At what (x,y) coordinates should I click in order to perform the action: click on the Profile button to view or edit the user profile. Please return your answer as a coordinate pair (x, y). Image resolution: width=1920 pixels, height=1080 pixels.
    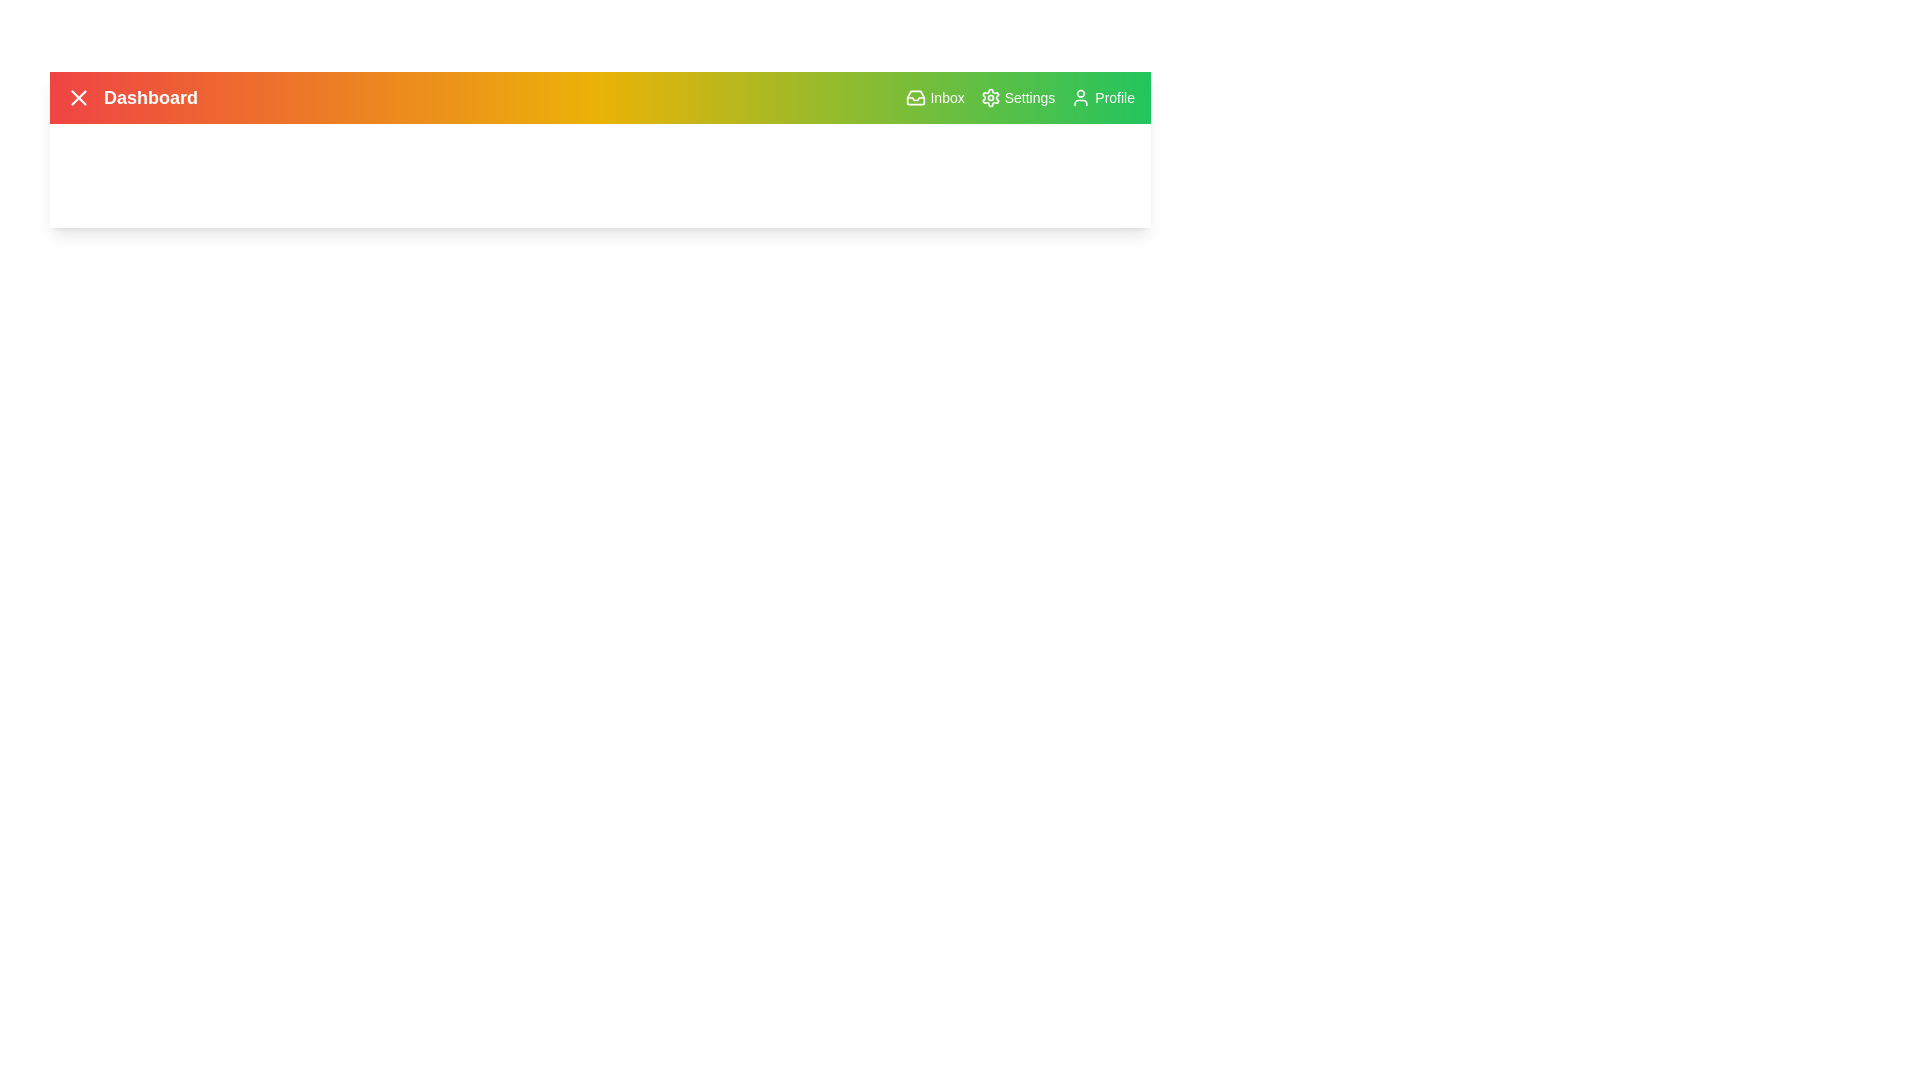
    Looking at the image, I should click on (1102, 97).